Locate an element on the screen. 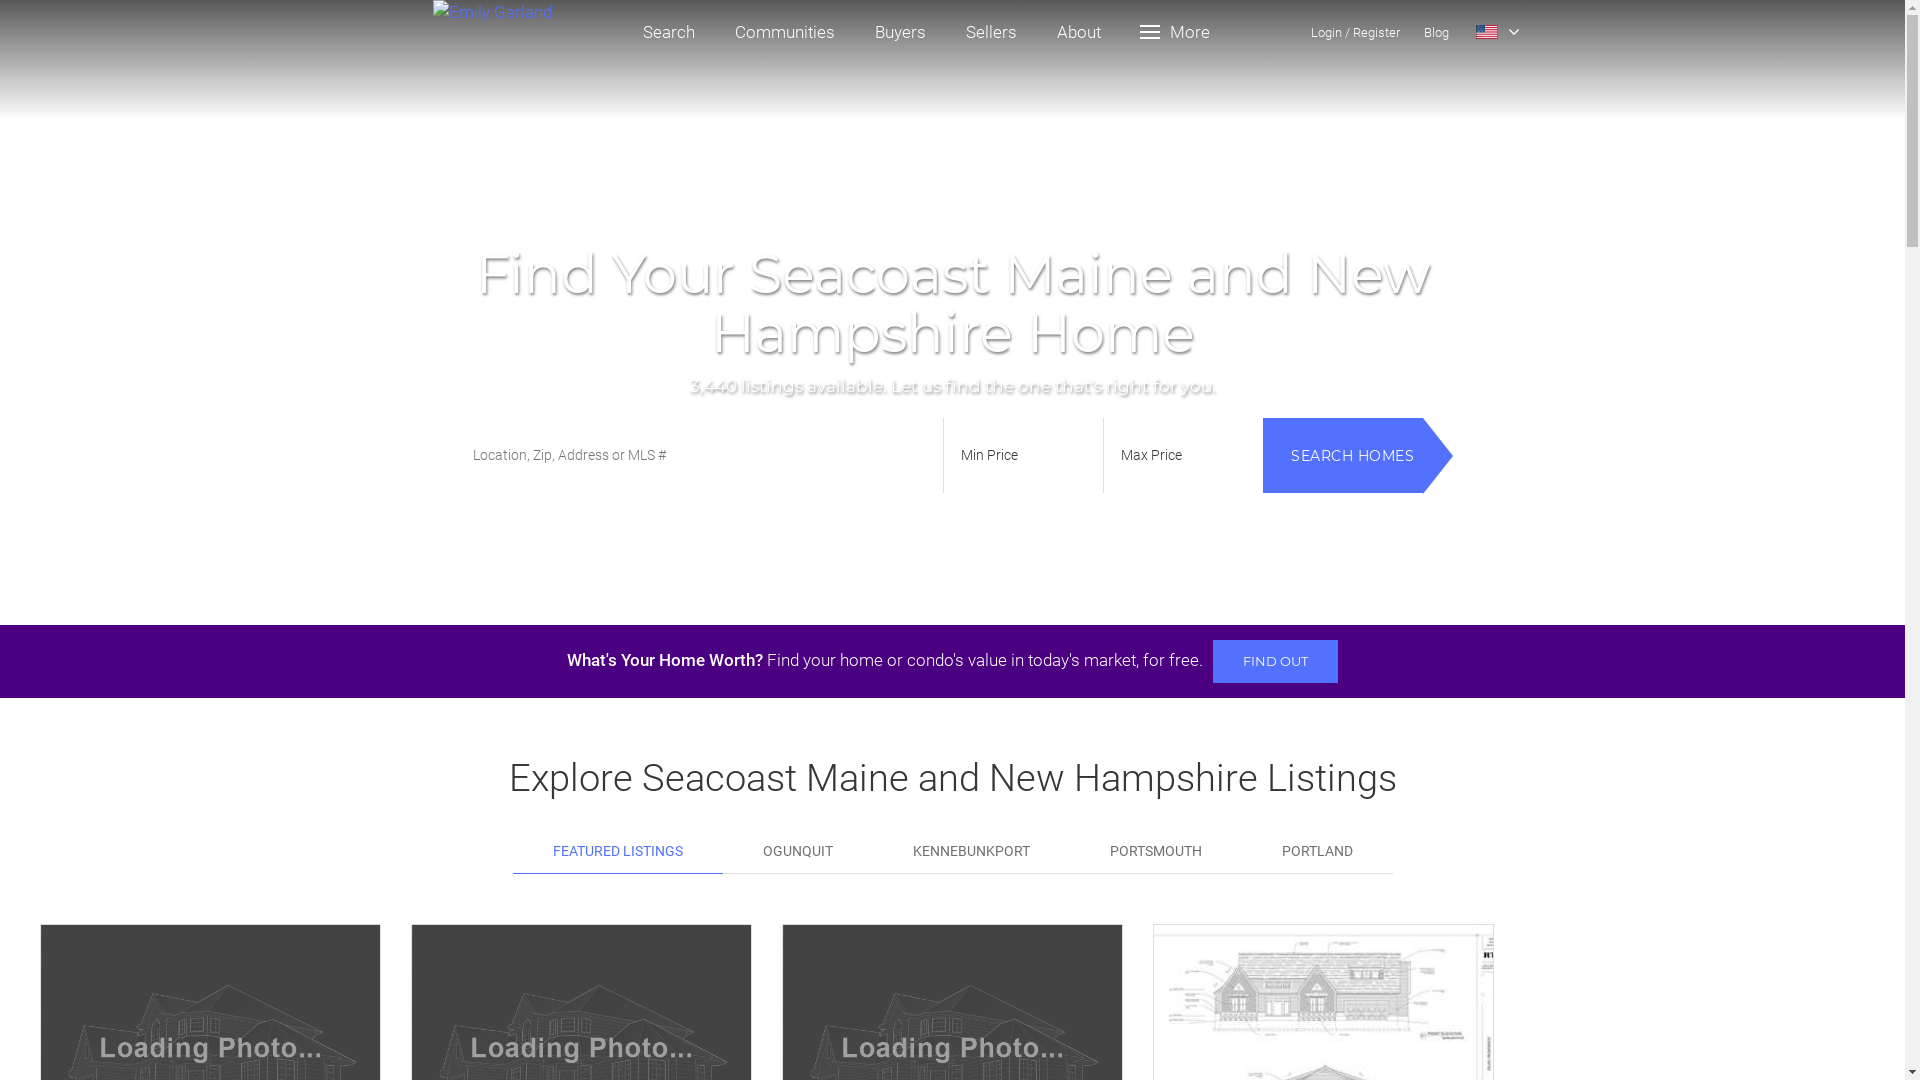  'About' is located at coordinates (1077, 32).